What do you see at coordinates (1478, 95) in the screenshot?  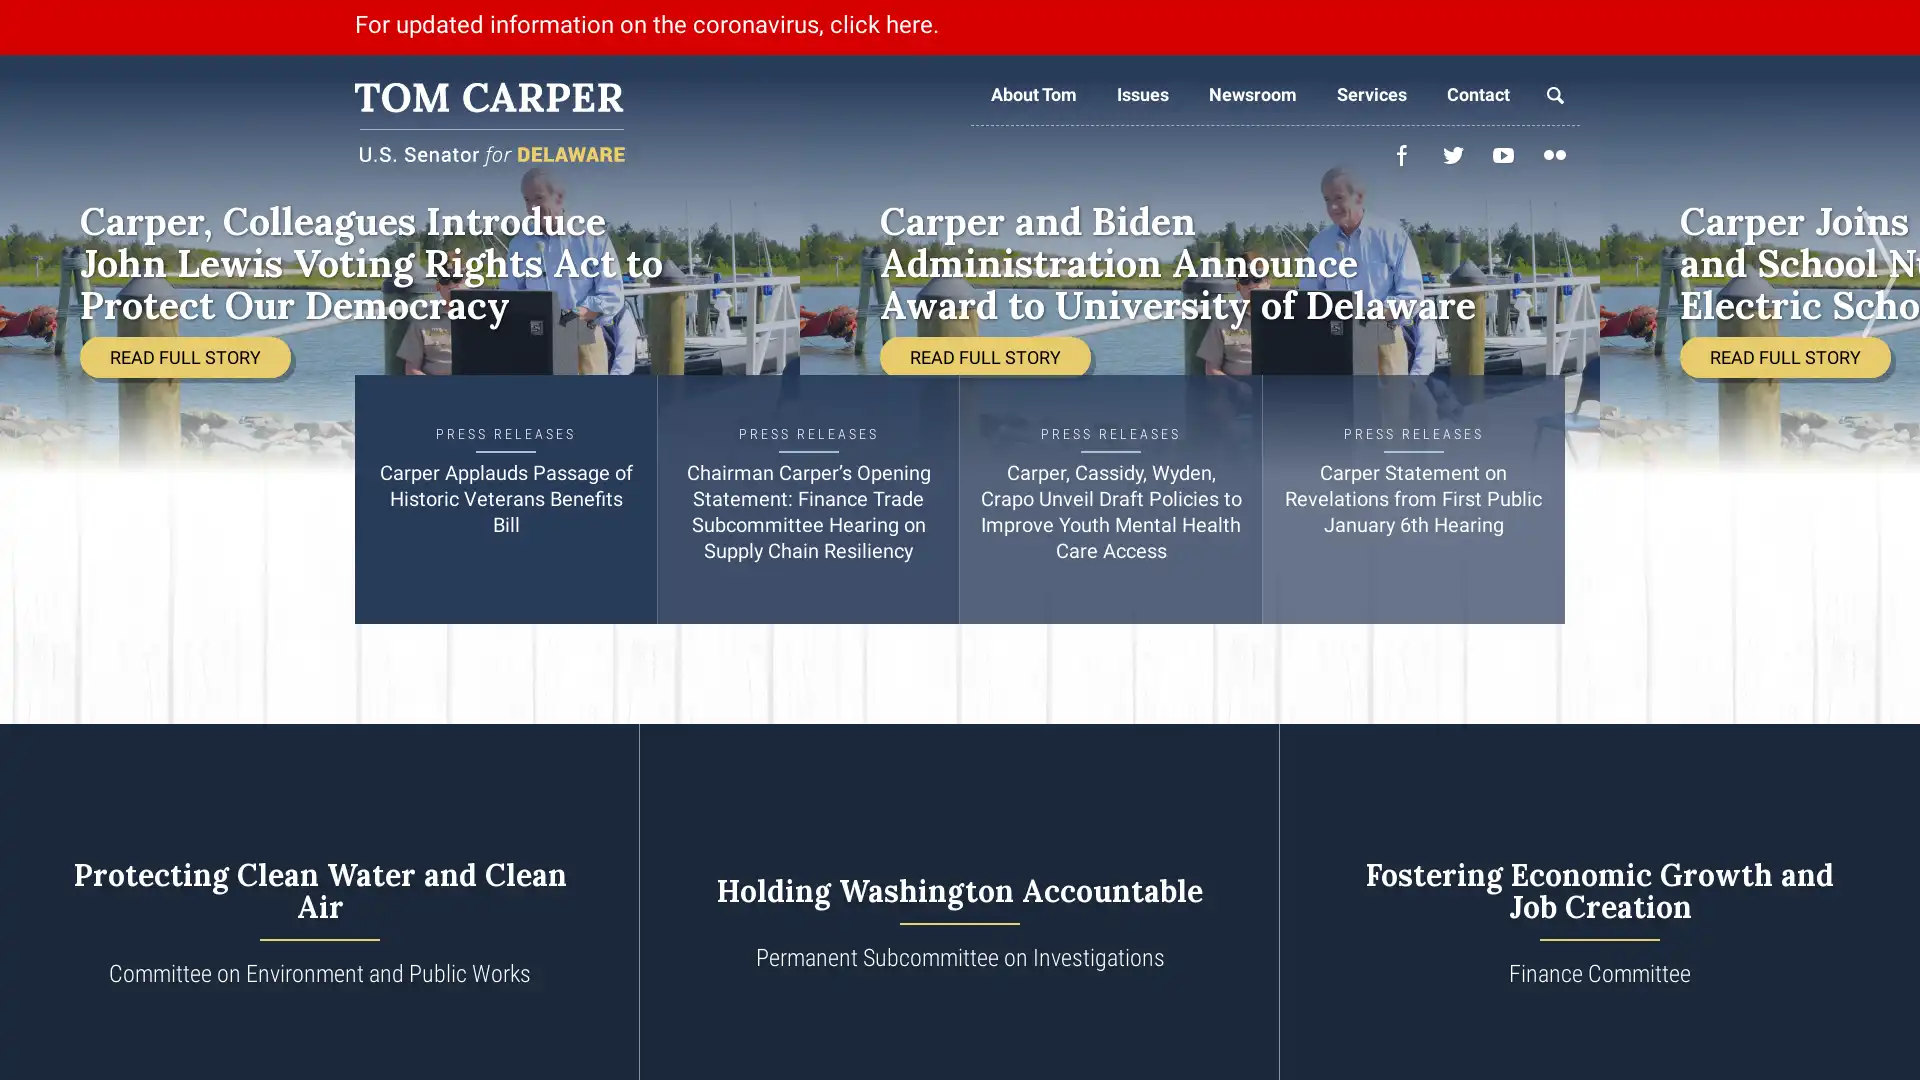 I see `Contact` at bounding box center [1478, 95].